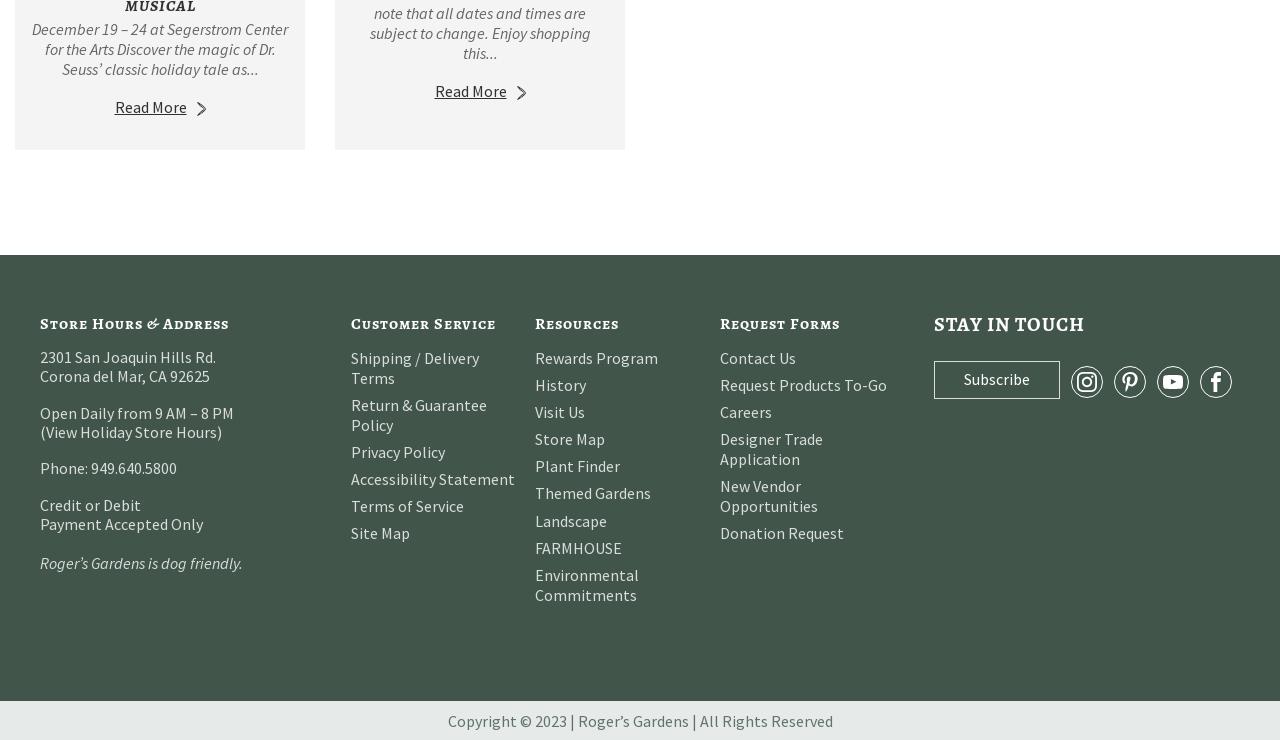 This screenshot has width=1280, height=740. I want to click on 'December 19 – 24 at Segerstrom Center for the Arts Discover the magic of Dr. Seuss’ classic holiday tale as...', so click(160, 48).